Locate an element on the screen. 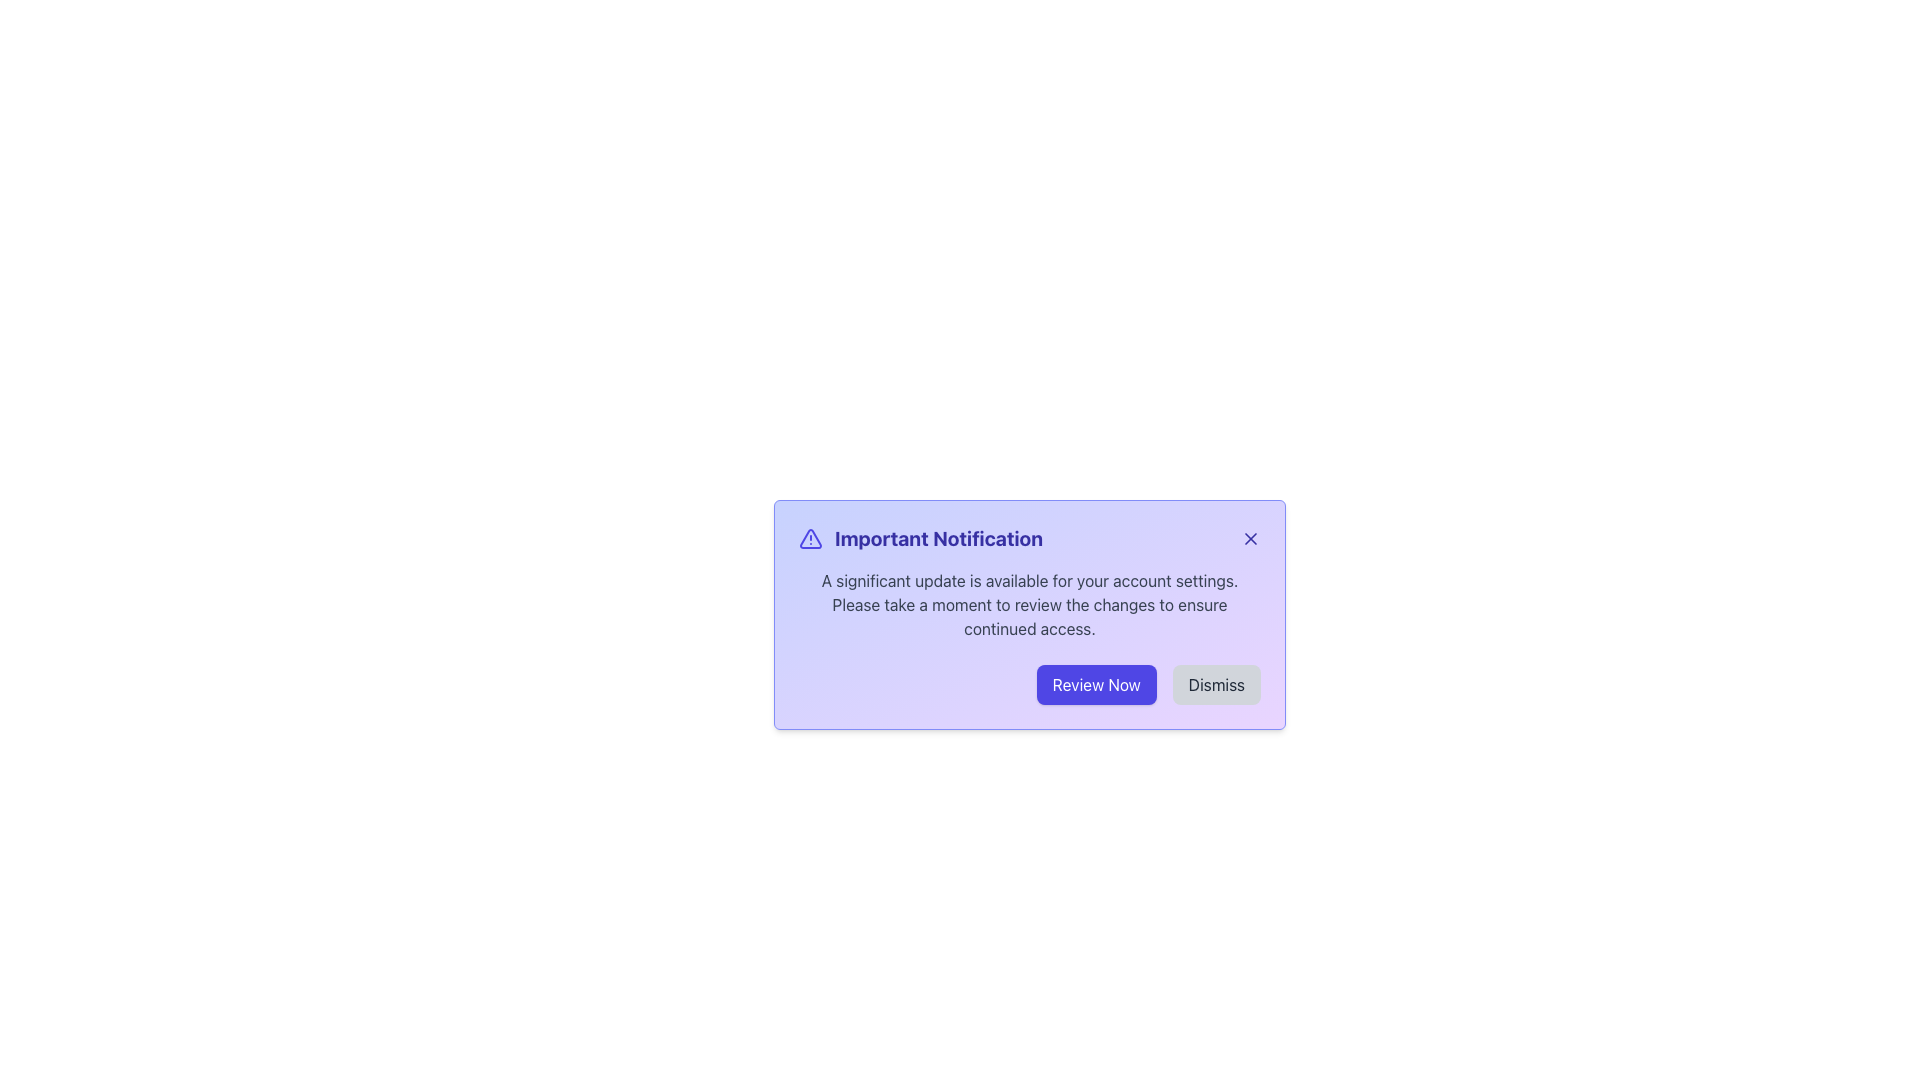 The image size is (1920, 1080). the button located at the top-right corner of the notification panel, adjacent to the text 'Important Notification', for accessibility purposes is located at coordinates (1250, 538).